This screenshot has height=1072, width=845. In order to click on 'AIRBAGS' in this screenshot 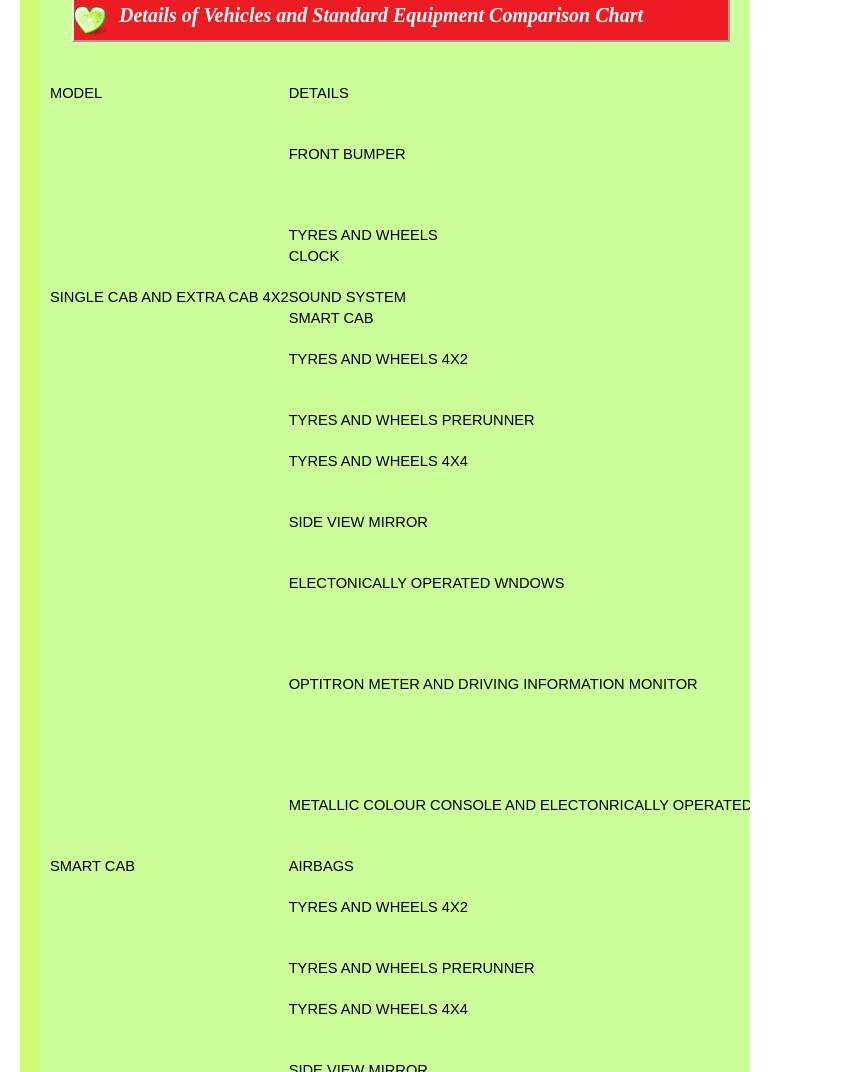, I will do `click(320, 863)`.